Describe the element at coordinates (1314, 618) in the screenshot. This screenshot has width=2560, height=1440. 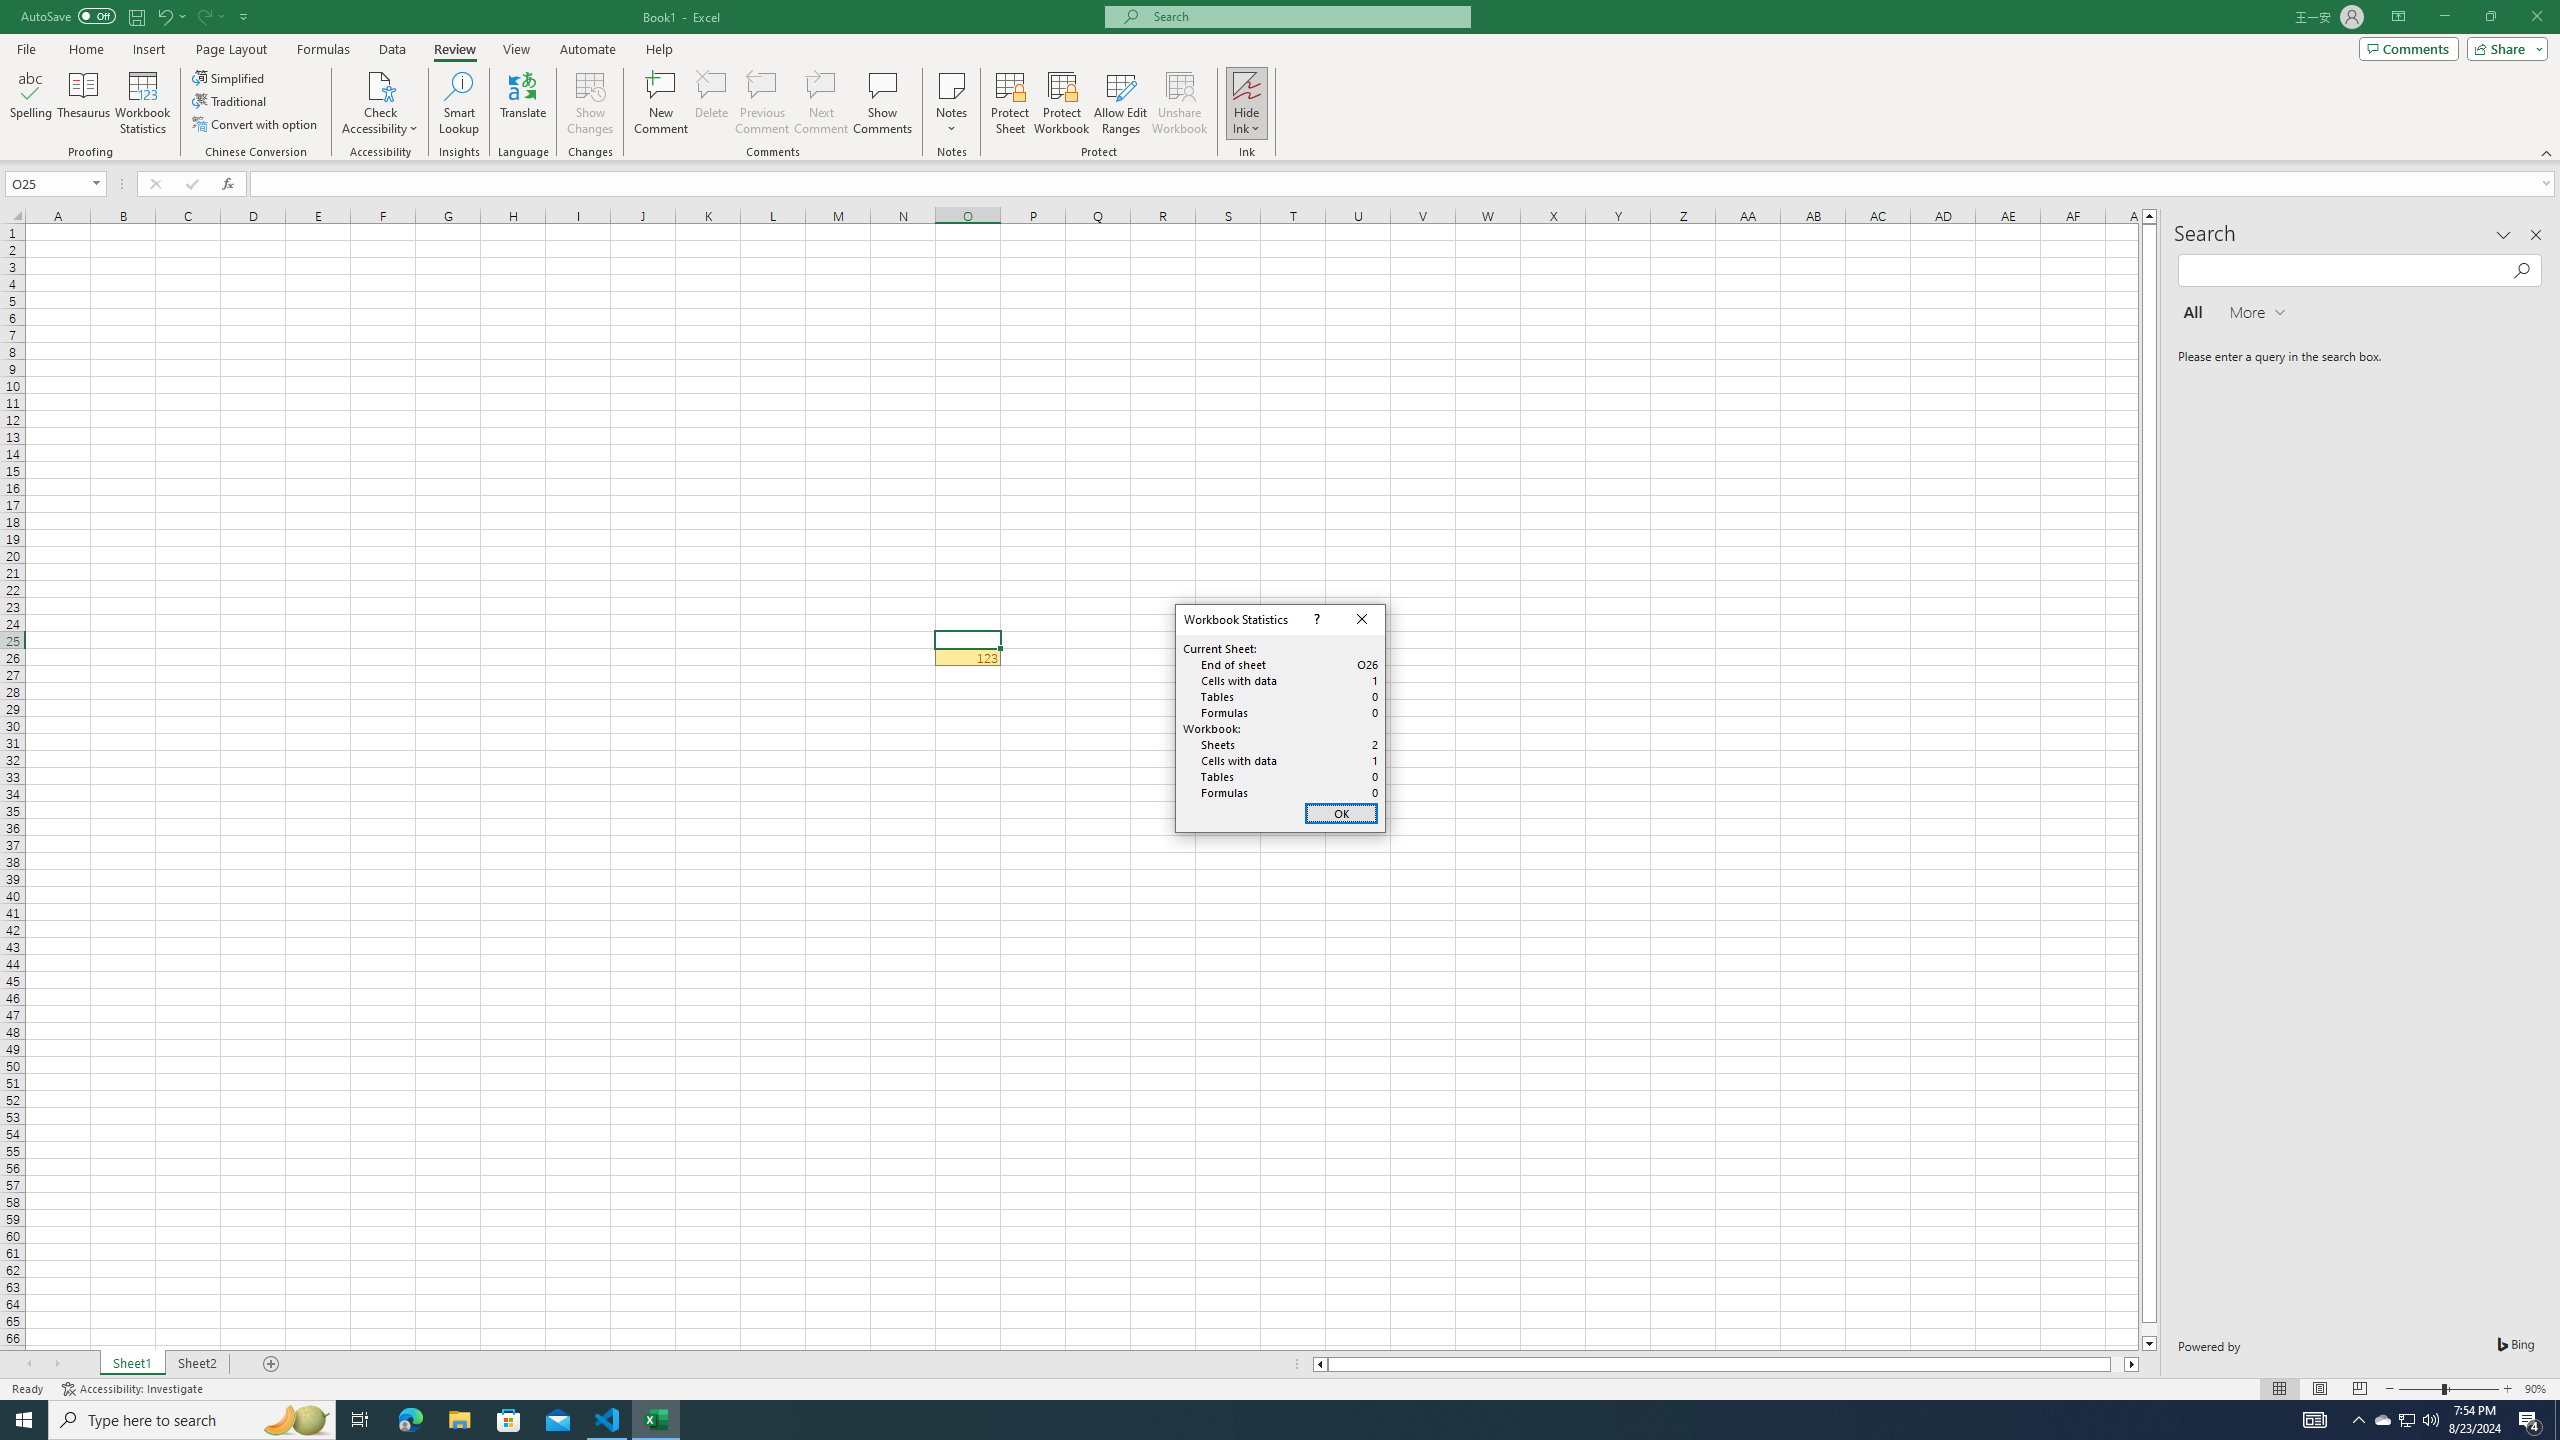
I see `'Context help'` at that location.